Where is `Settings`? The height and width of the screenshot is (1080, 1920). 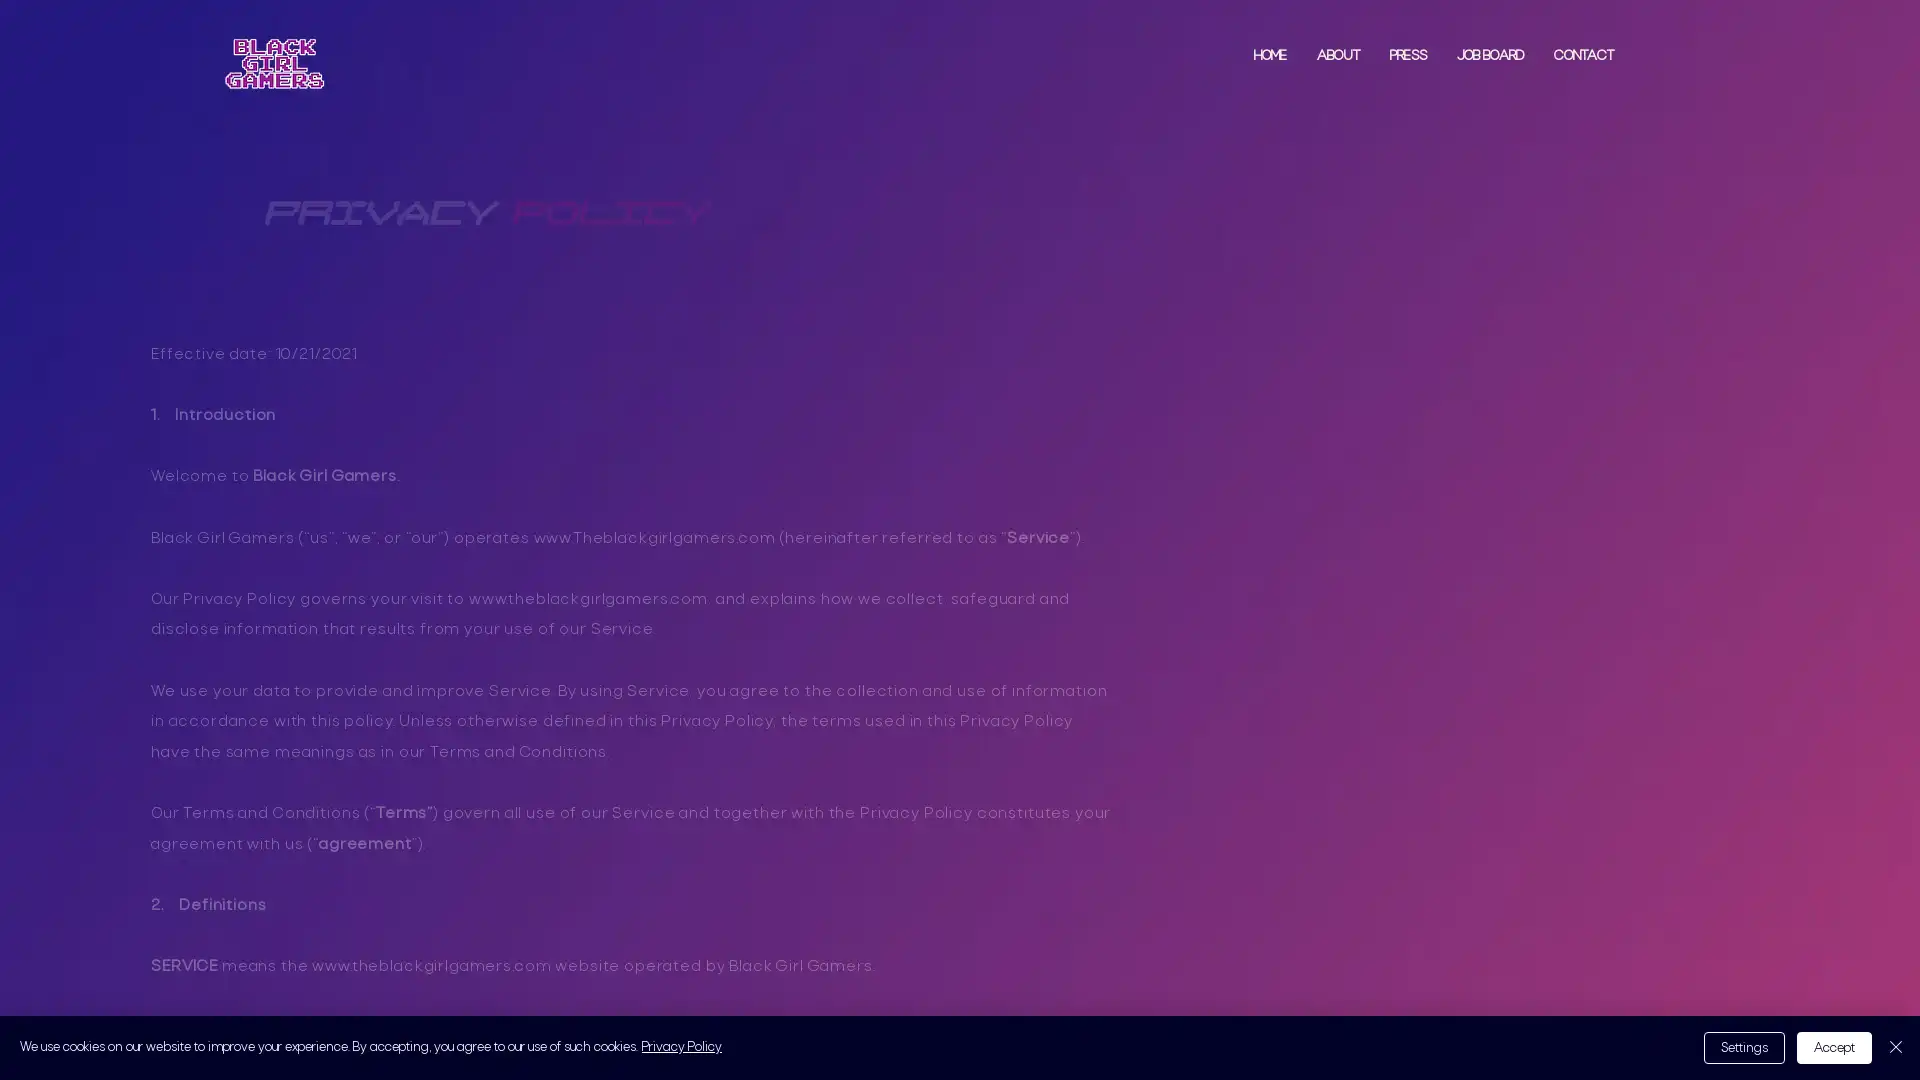
Settings is located at coordinates (1743, 1047).